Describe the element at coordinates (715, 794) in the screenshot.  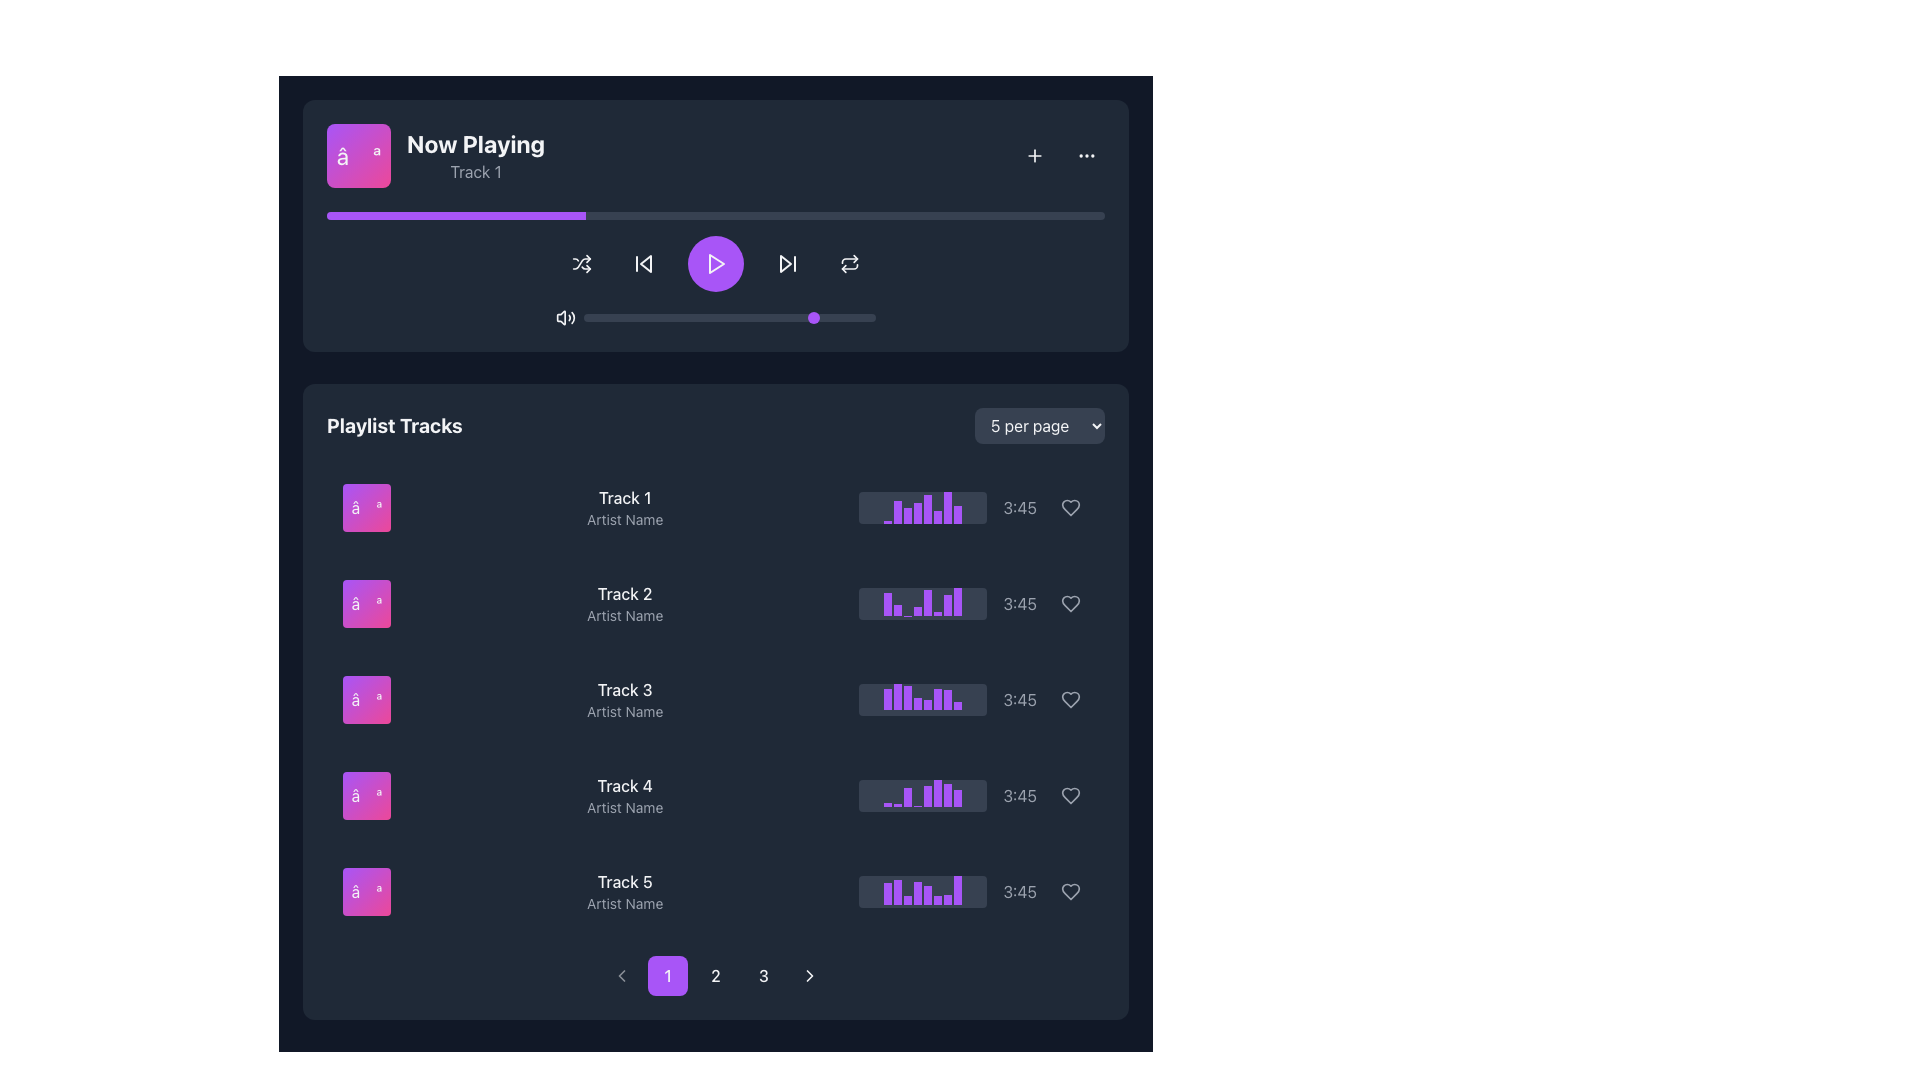
I see `the fourth row of the playlist component` at that location.